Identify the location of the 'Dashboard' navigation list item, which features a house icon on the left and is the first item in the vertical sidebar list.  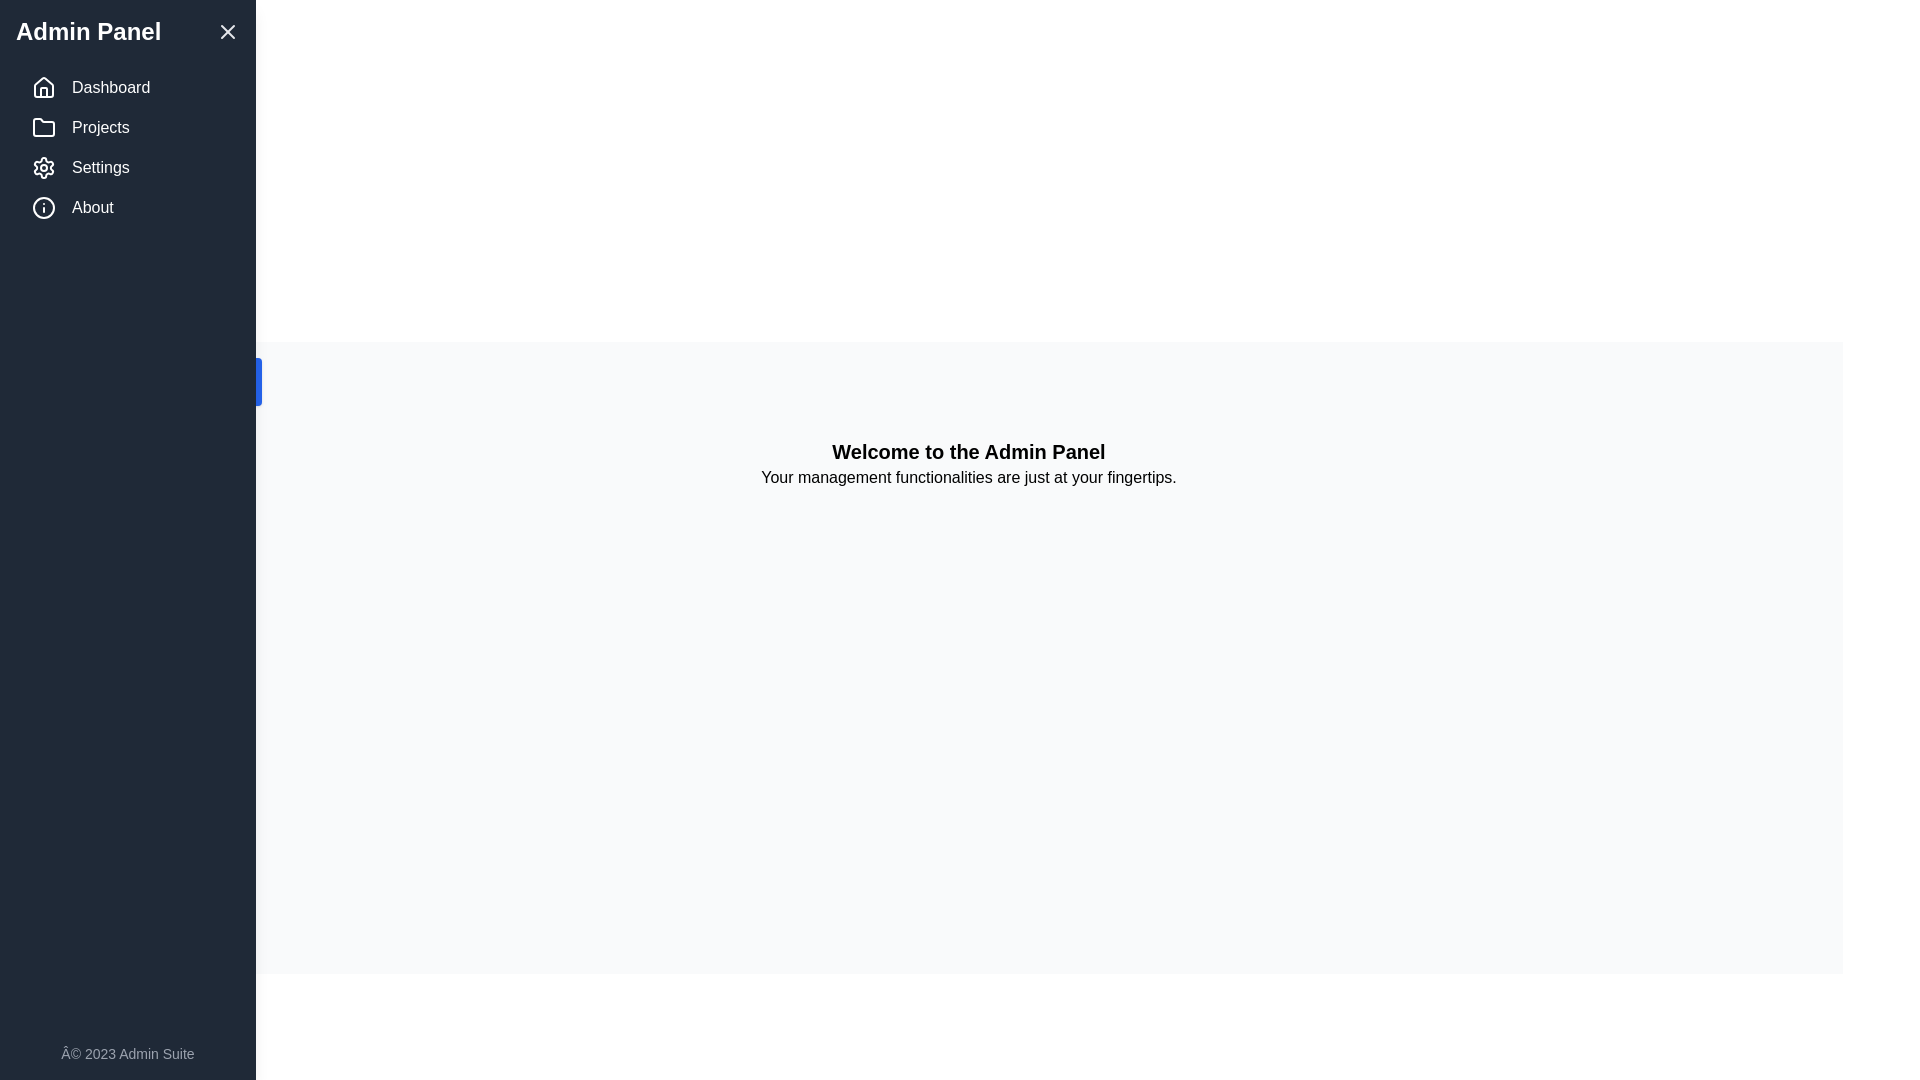
(127, 87).